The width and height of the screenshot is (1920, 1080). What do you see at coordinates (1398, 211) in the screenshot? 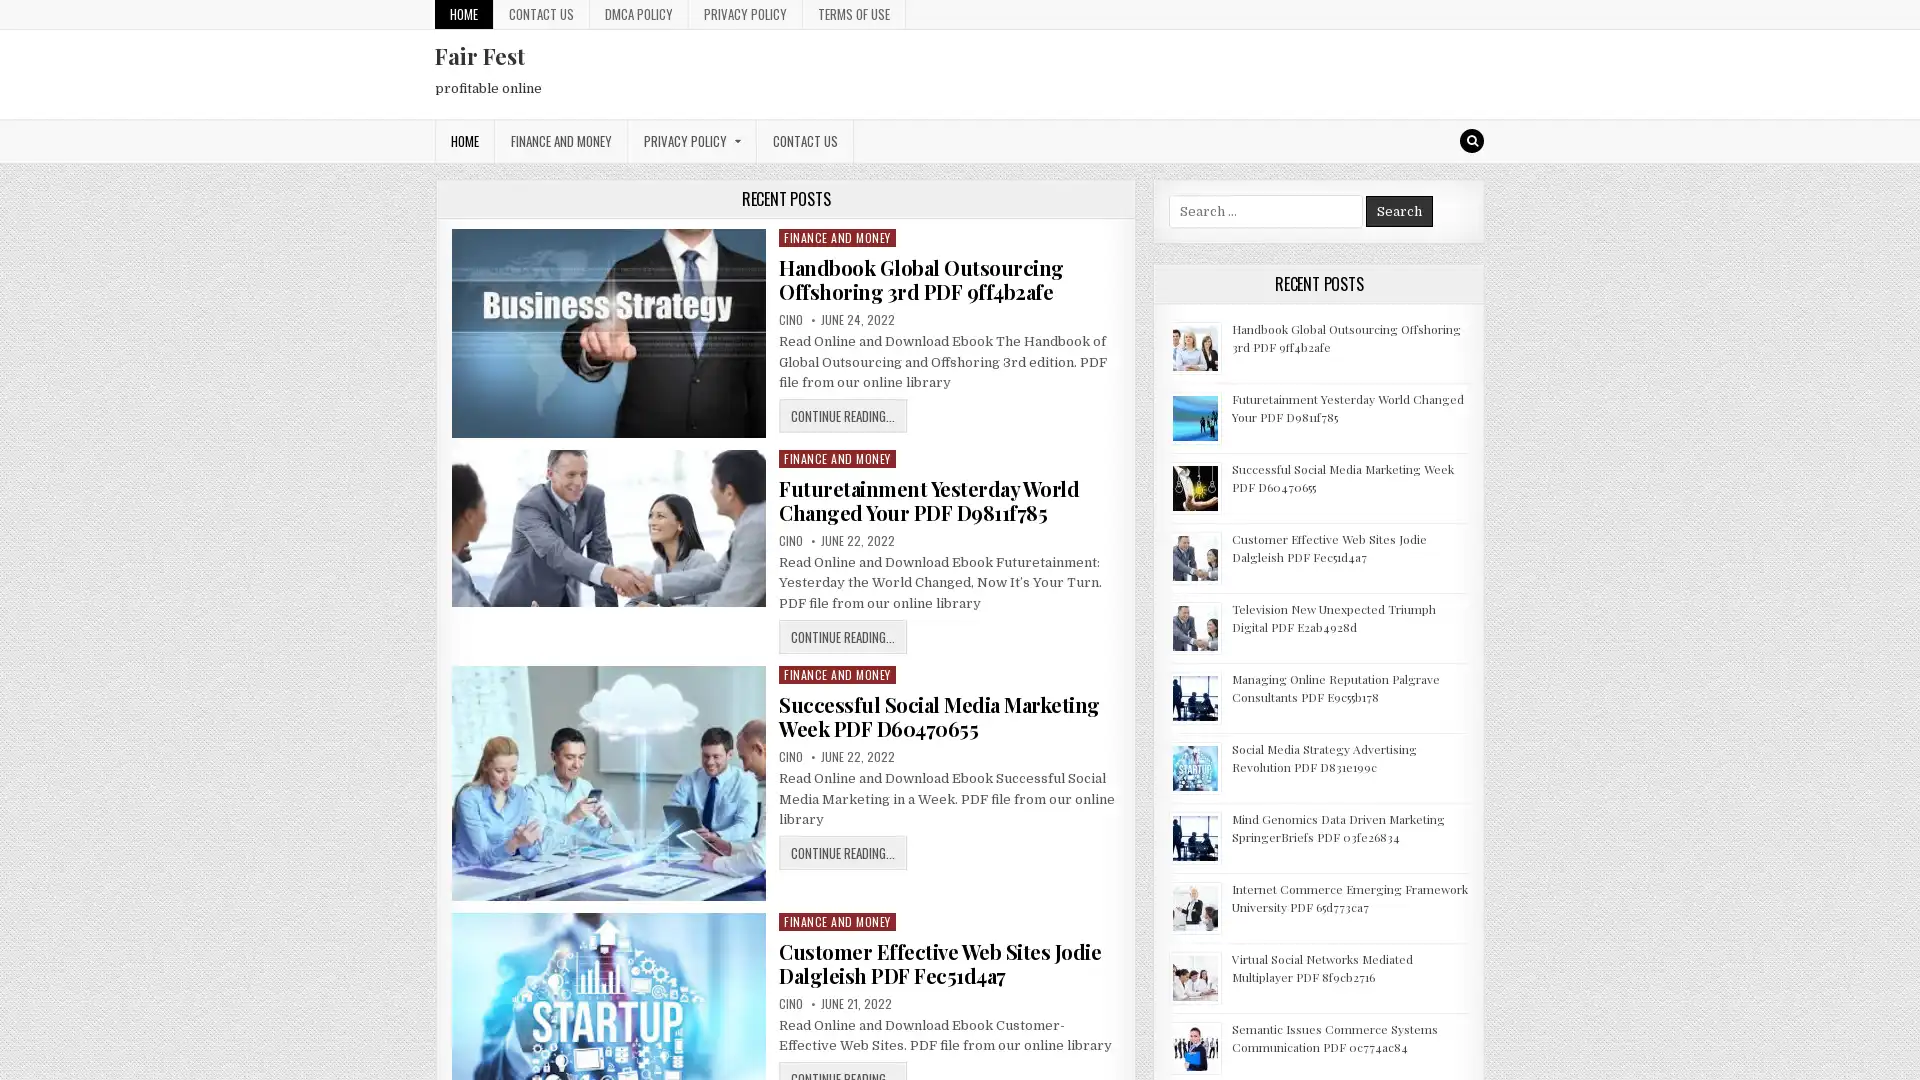
I see `Search` at bounding box center [1398, 211].